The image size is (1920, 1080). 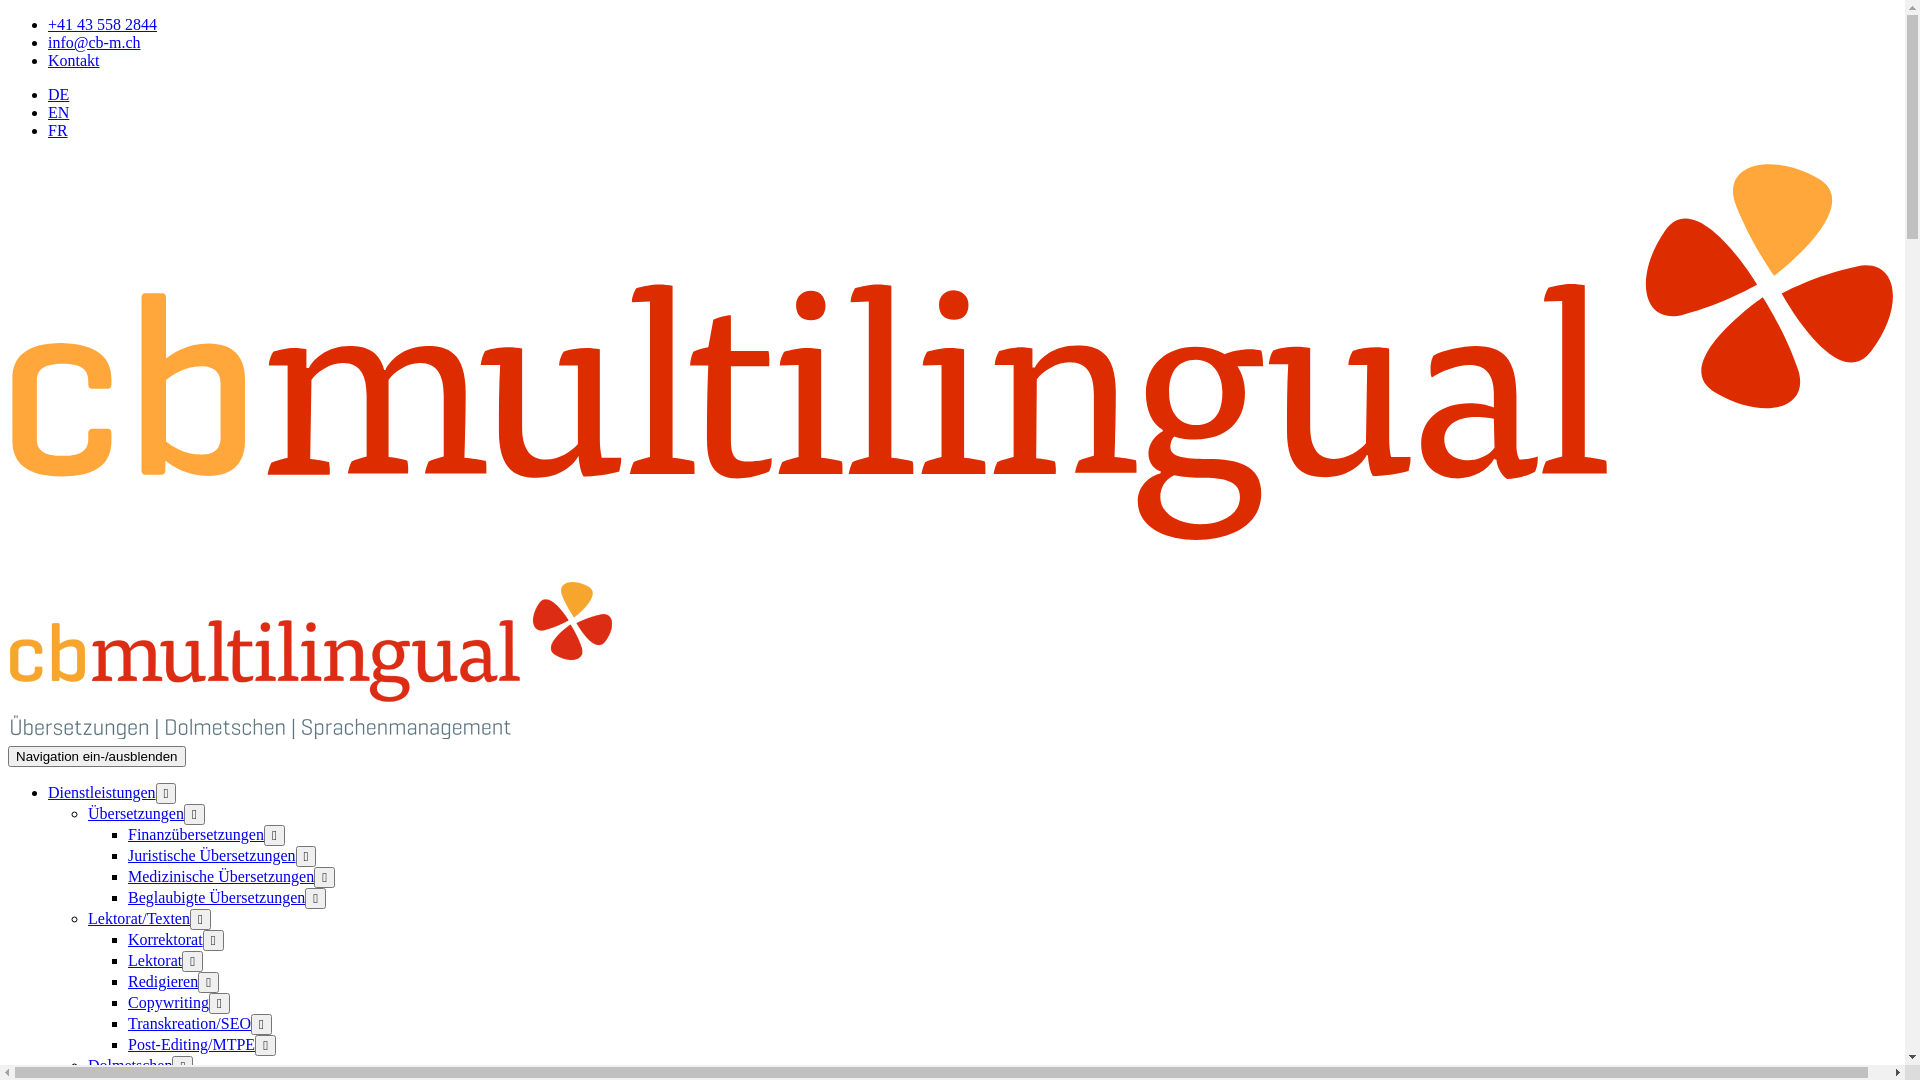 What do you see at coordinates (57, 130) in the screenshot?
I see `'FR'` at bounding box center [57, 130].